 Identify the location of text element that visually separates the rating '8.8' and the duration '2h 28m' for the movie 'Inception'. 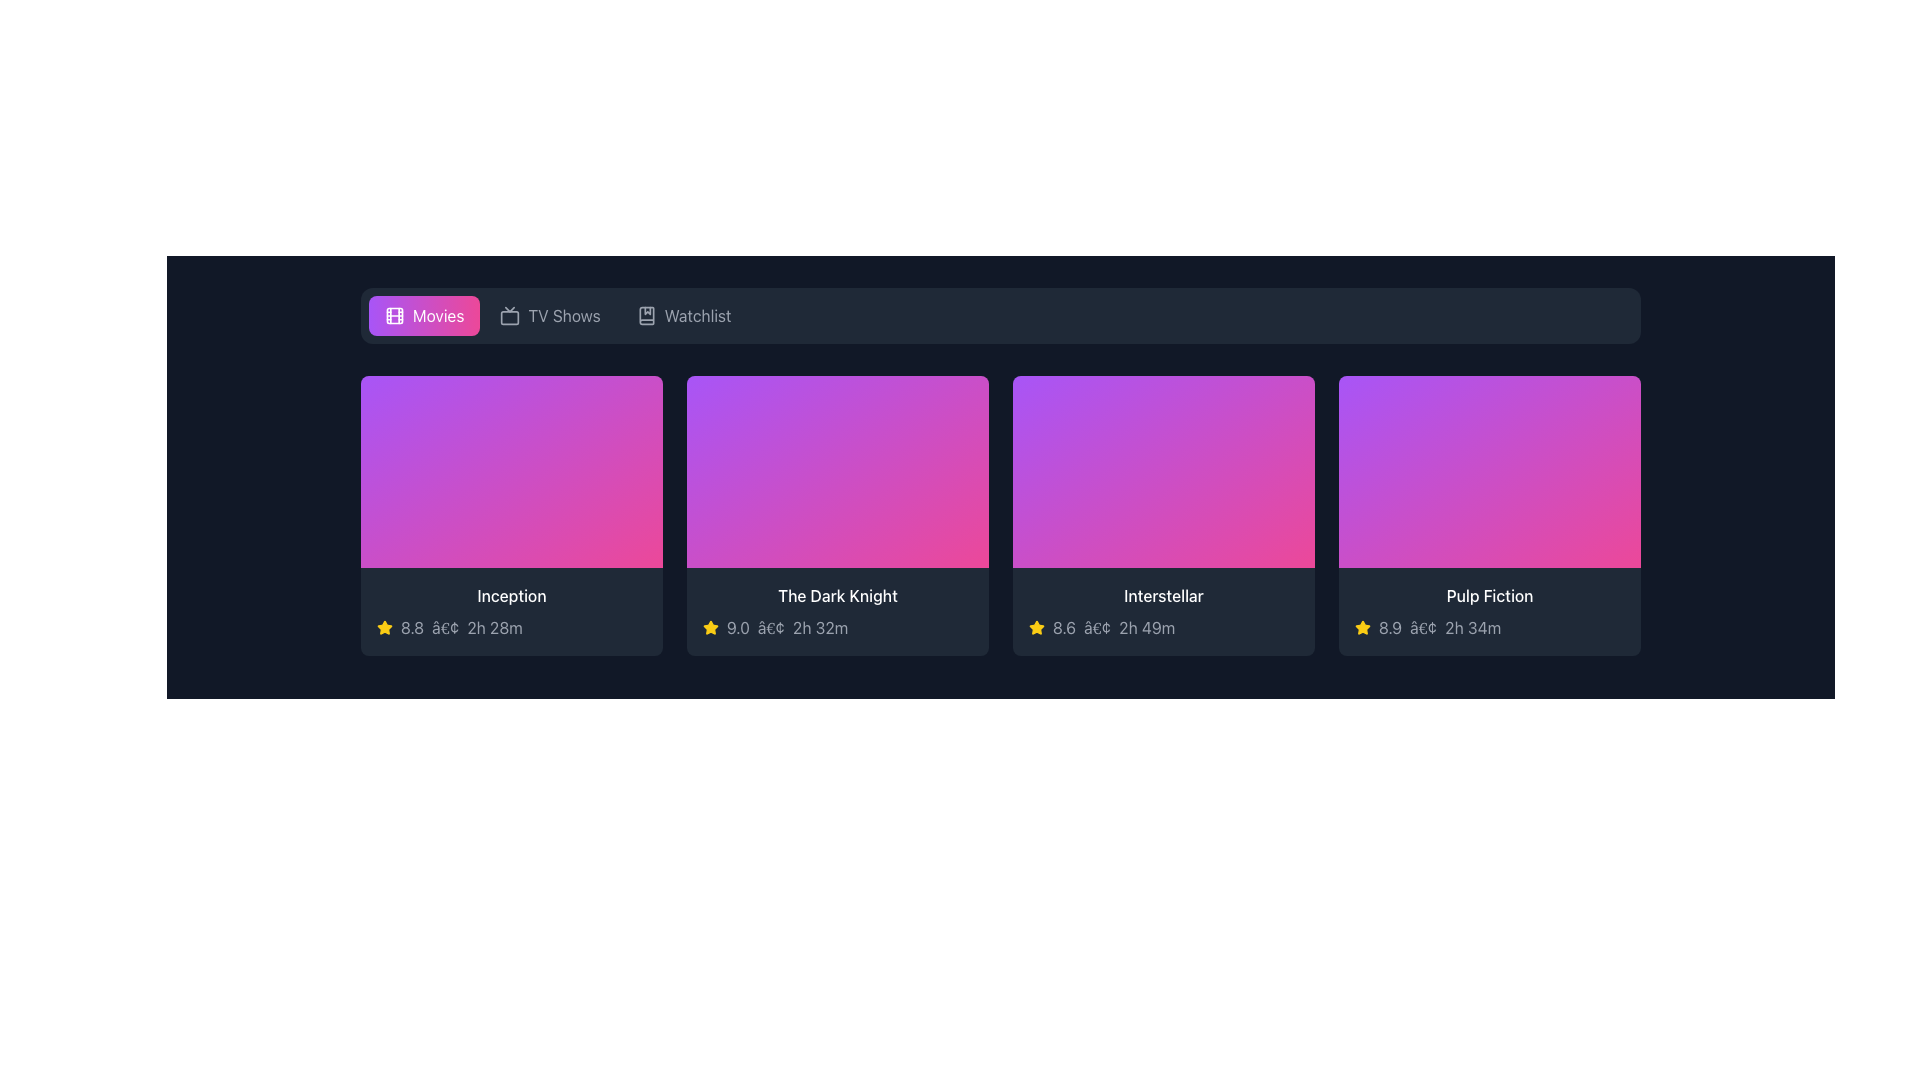
(444, 627).